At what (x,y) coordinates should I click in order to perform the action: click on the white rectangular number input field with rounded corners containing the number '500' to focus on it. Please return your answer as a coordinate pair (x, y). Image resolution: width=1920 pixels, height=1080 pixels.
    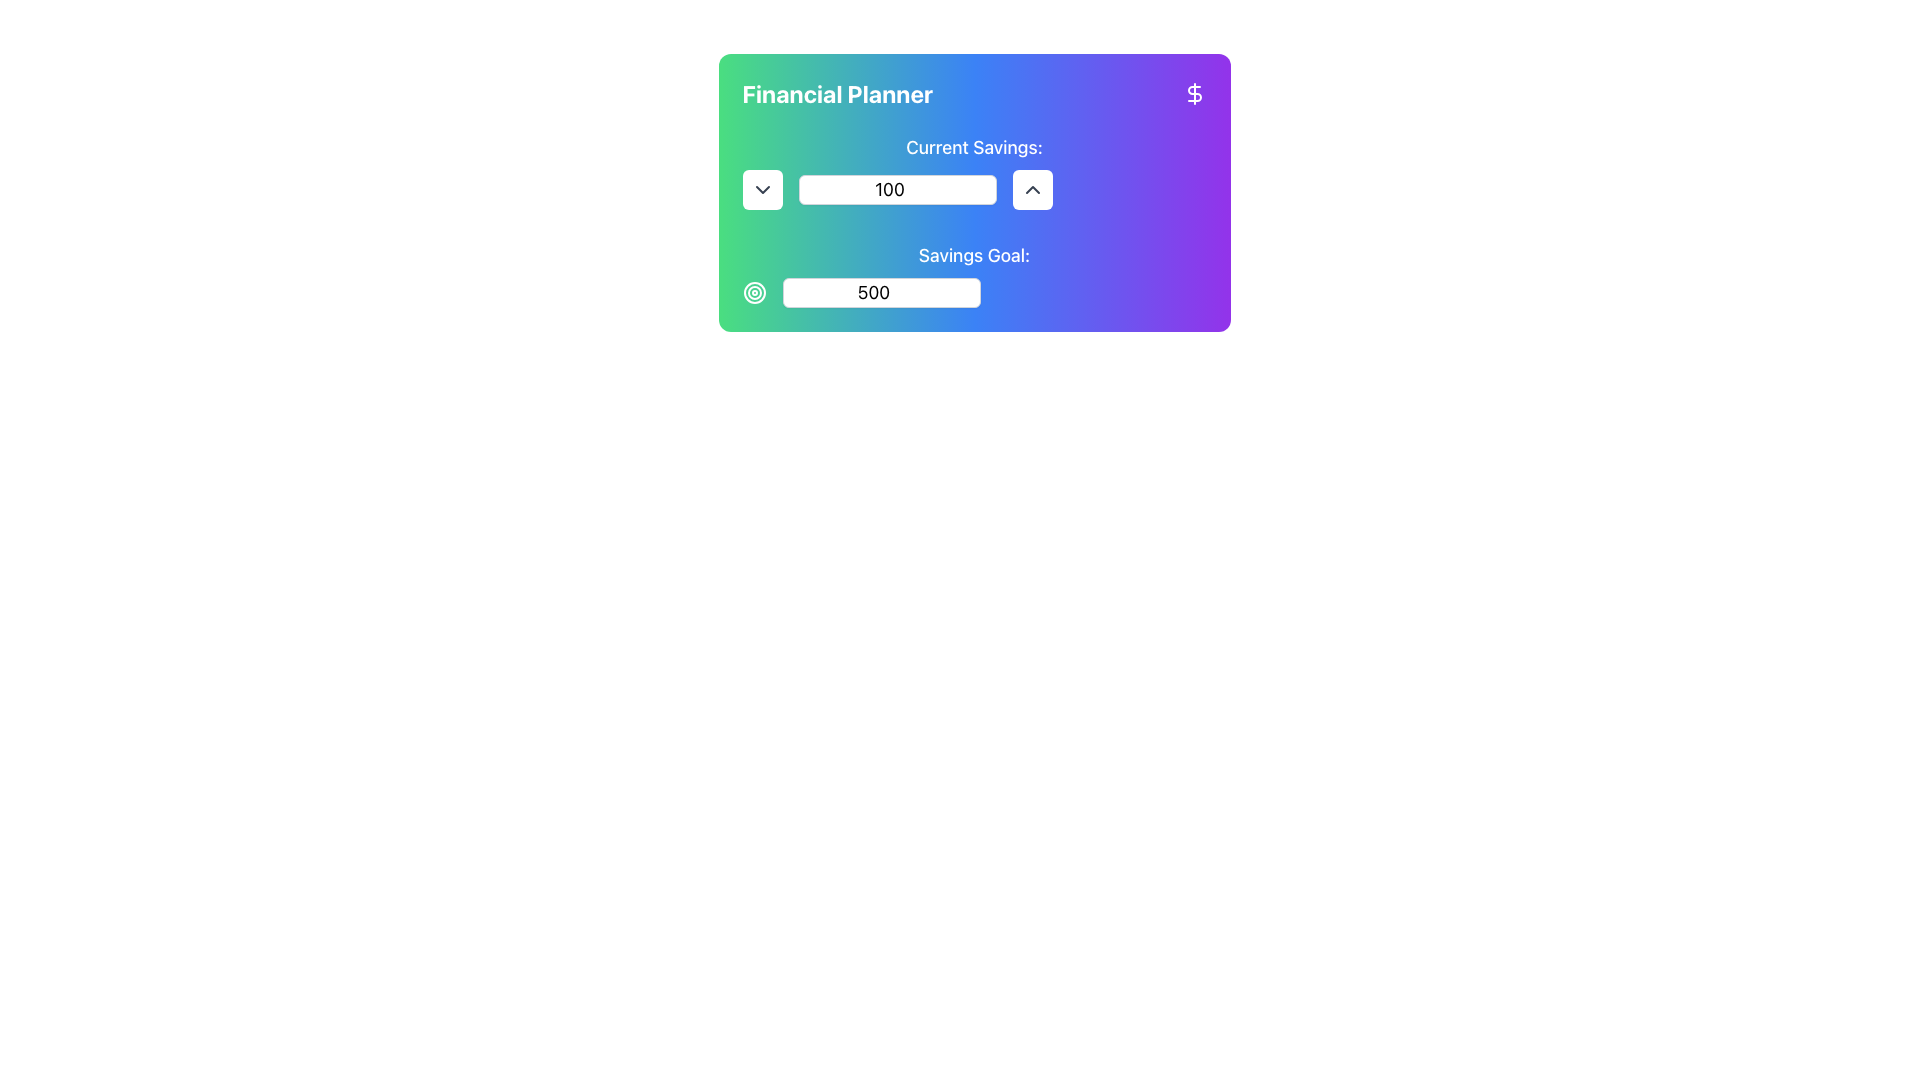
    Looking at the image, I should click on (880, 293).